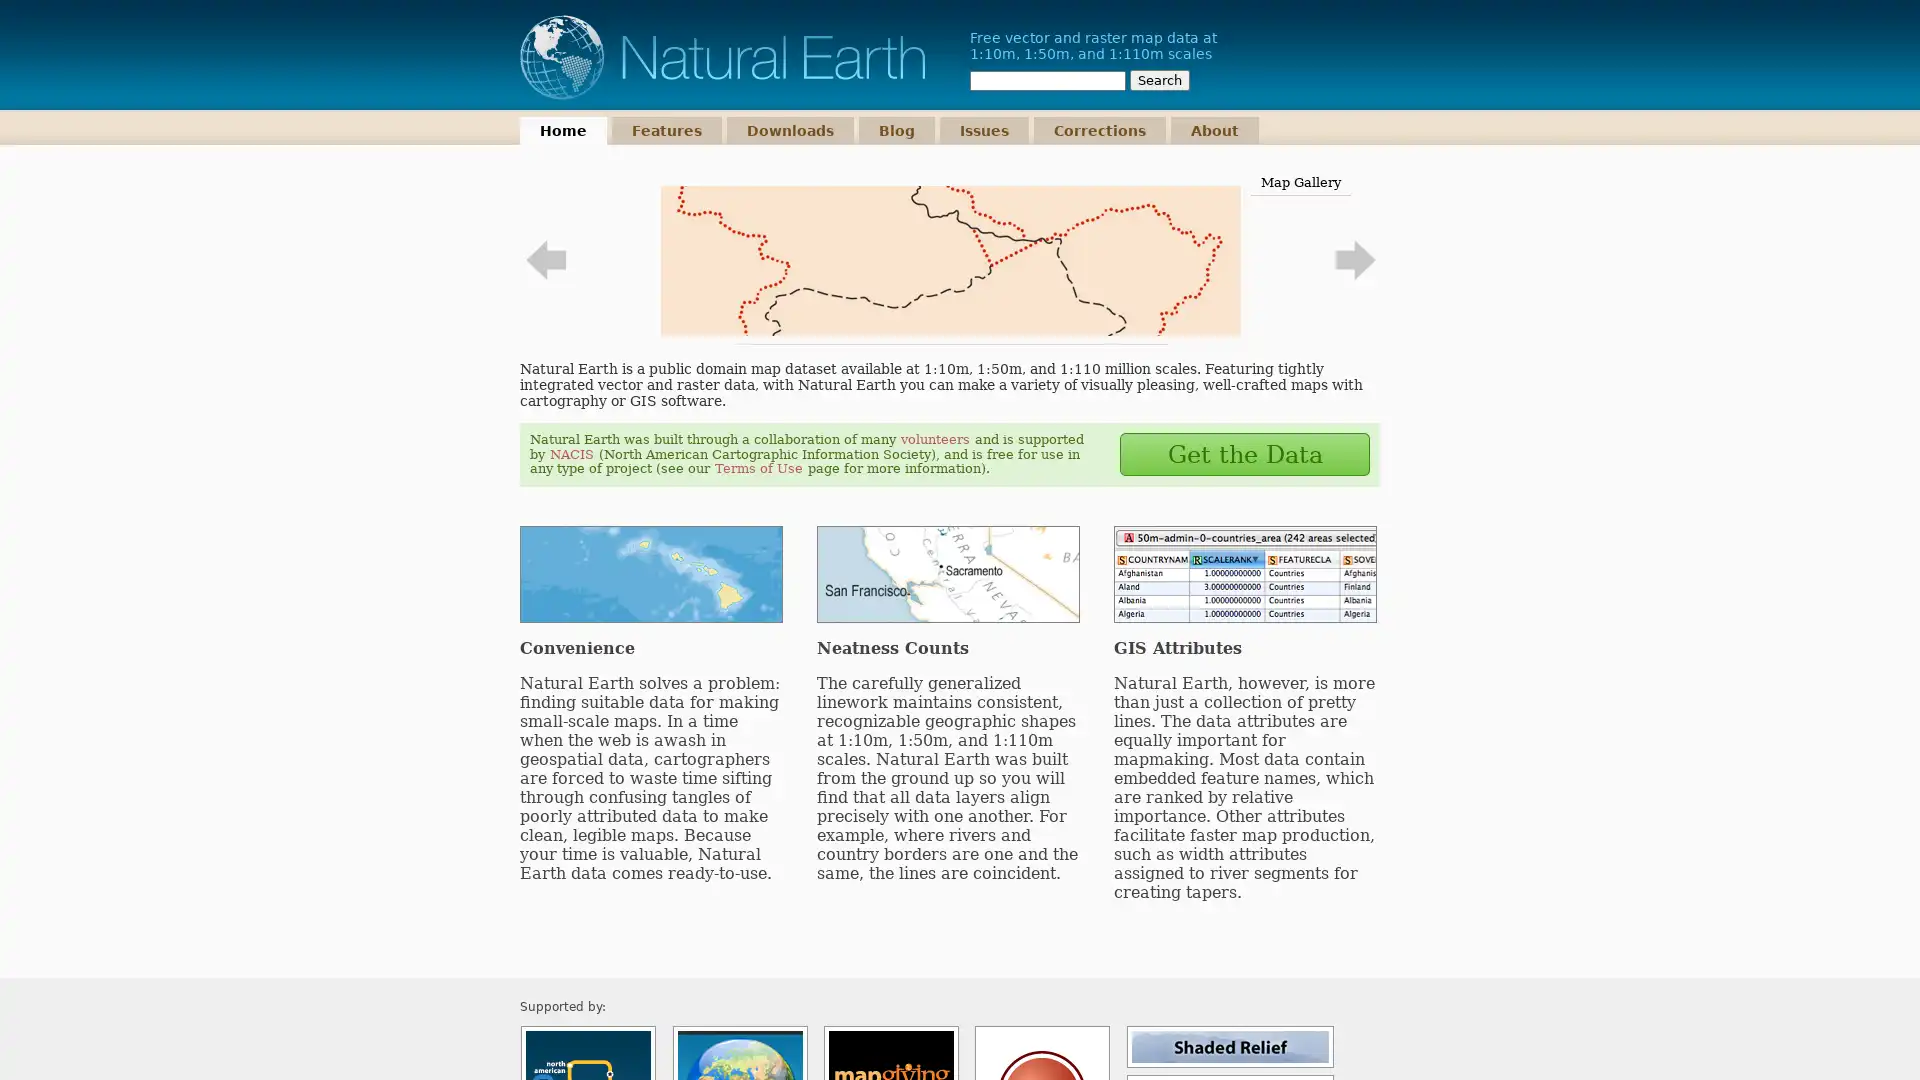  I want to click on Search, so click(1160, 79).